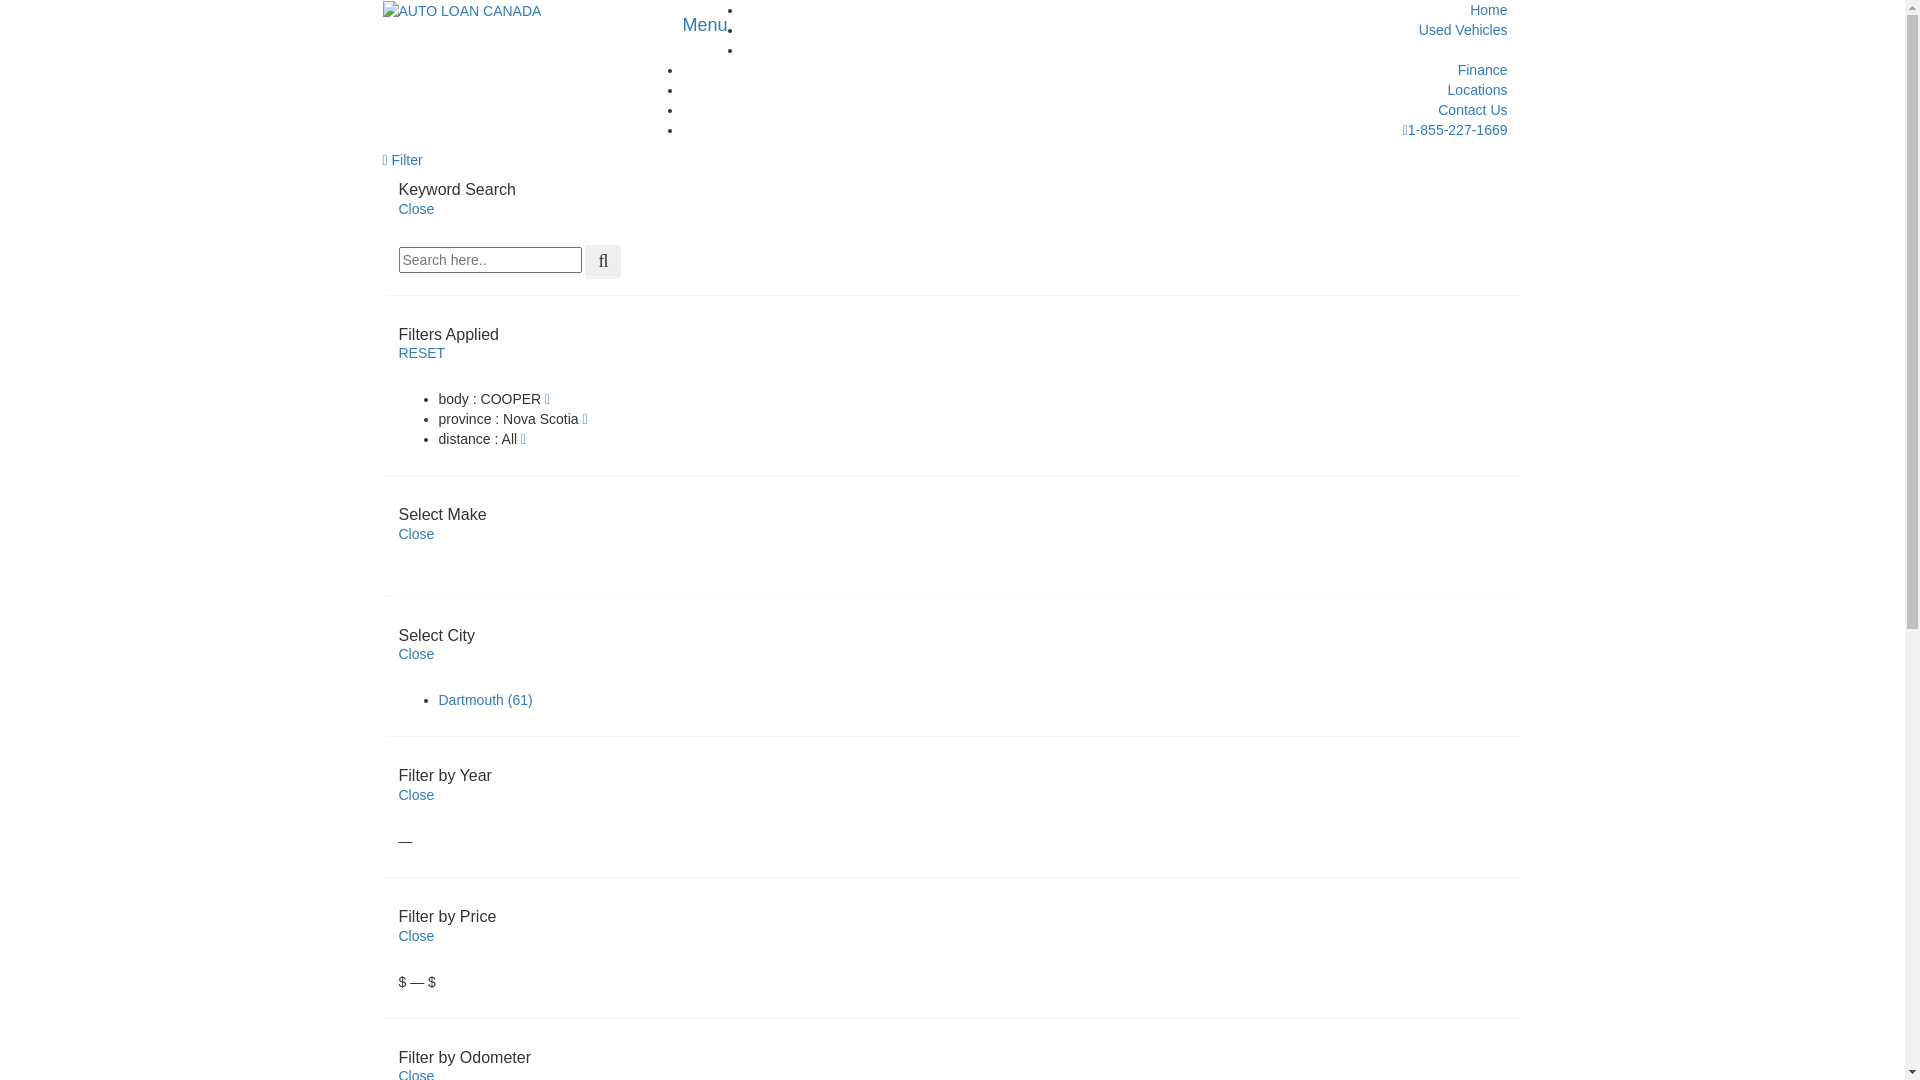 The image size is (1920, 1080). Describe the element at coordinates (1455, 130) in the screenshot. I see `'1-855-227-1669'` at that location.